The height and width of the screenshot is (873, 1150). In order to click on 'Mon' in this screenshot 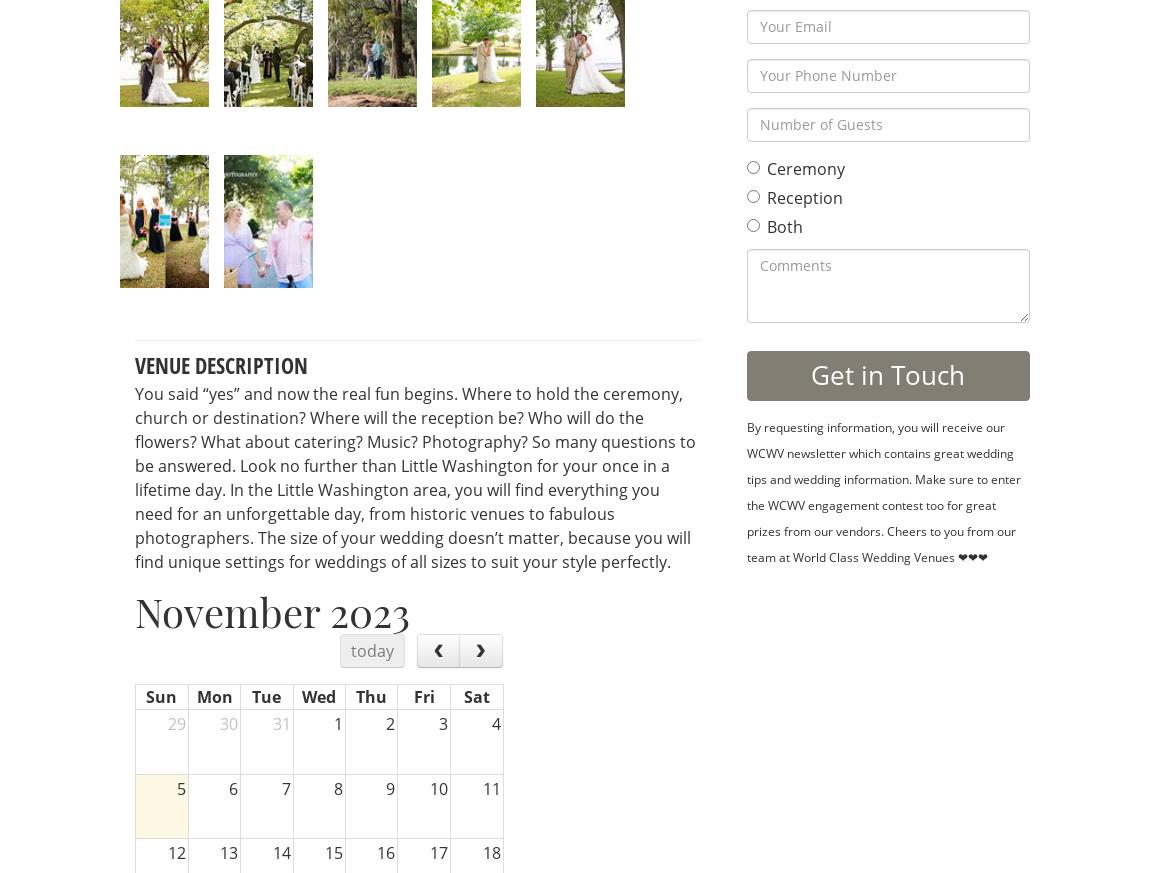, I will do `click(213, 696)`.